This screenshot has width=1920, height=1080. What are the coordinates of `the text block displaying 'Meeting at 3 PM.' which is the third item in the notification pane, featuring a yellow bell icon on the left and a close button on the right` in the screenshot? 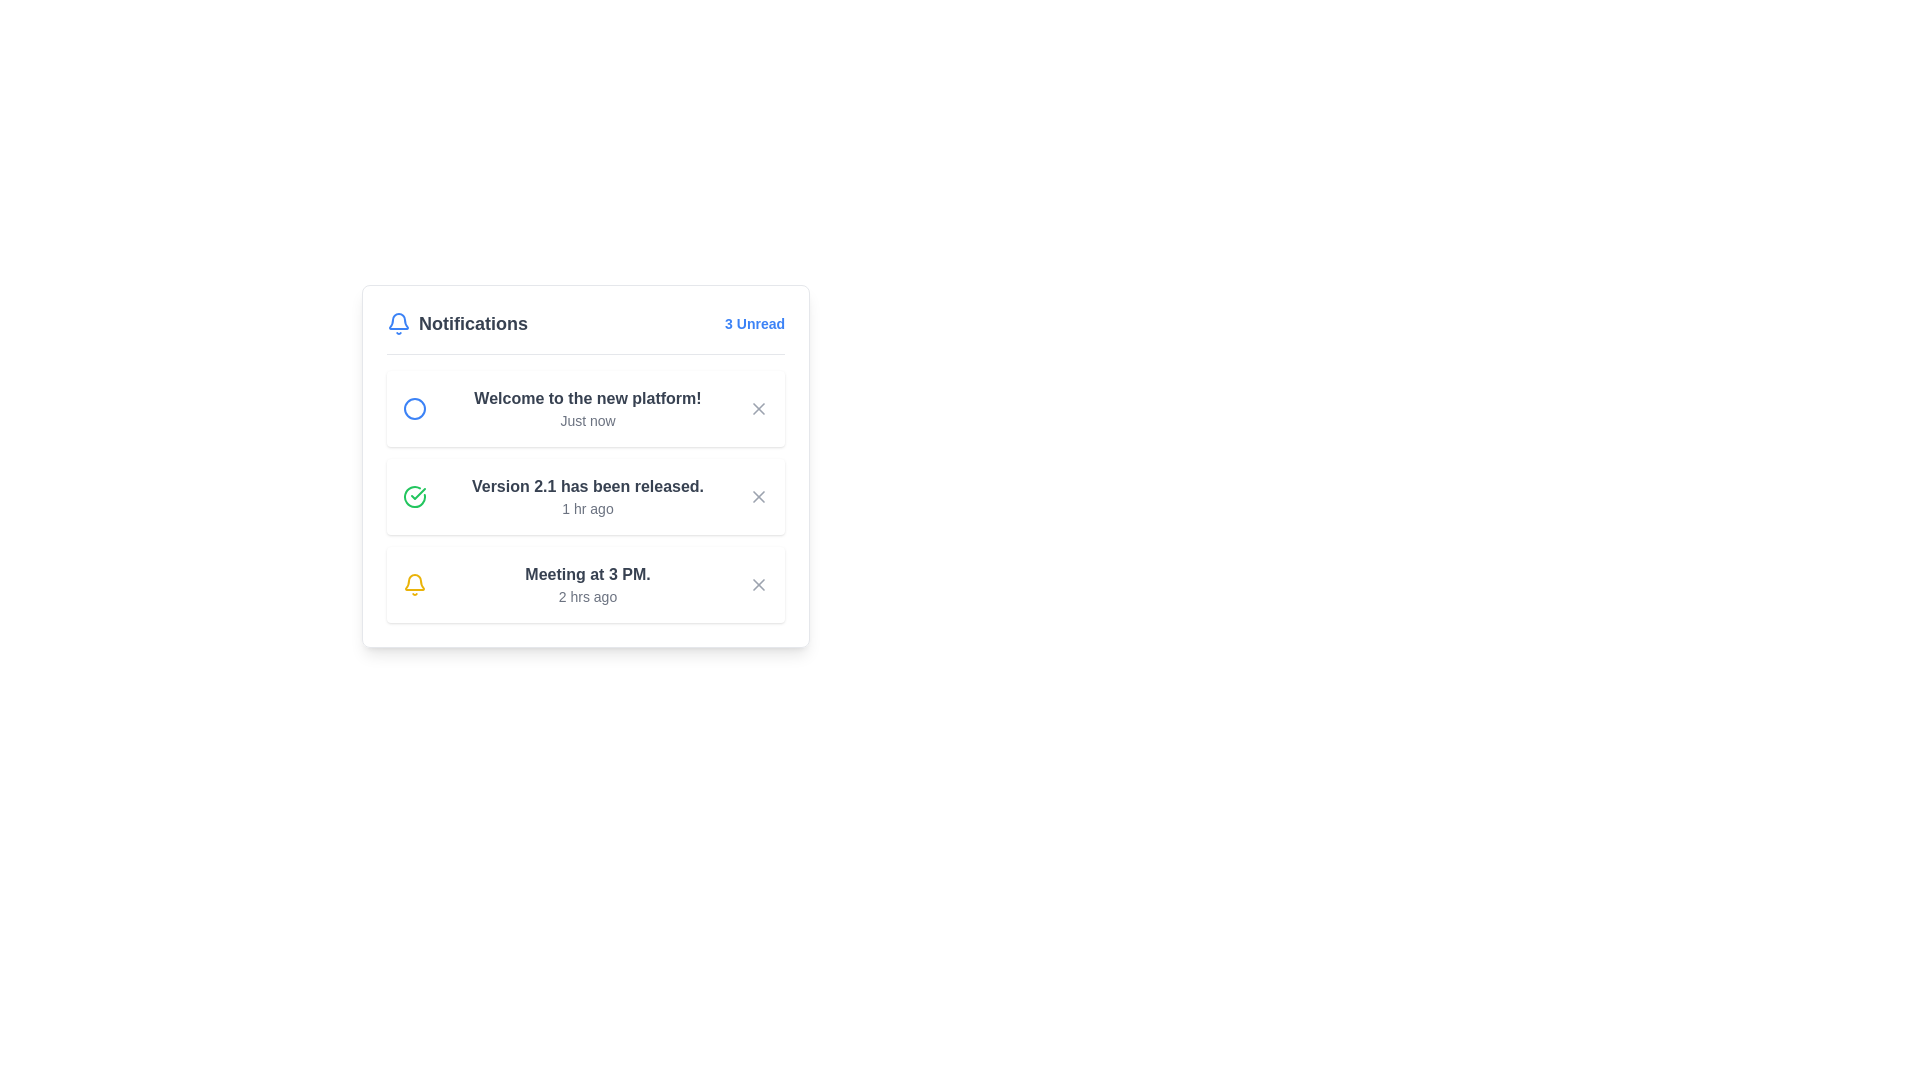 It's located at (587, 585).